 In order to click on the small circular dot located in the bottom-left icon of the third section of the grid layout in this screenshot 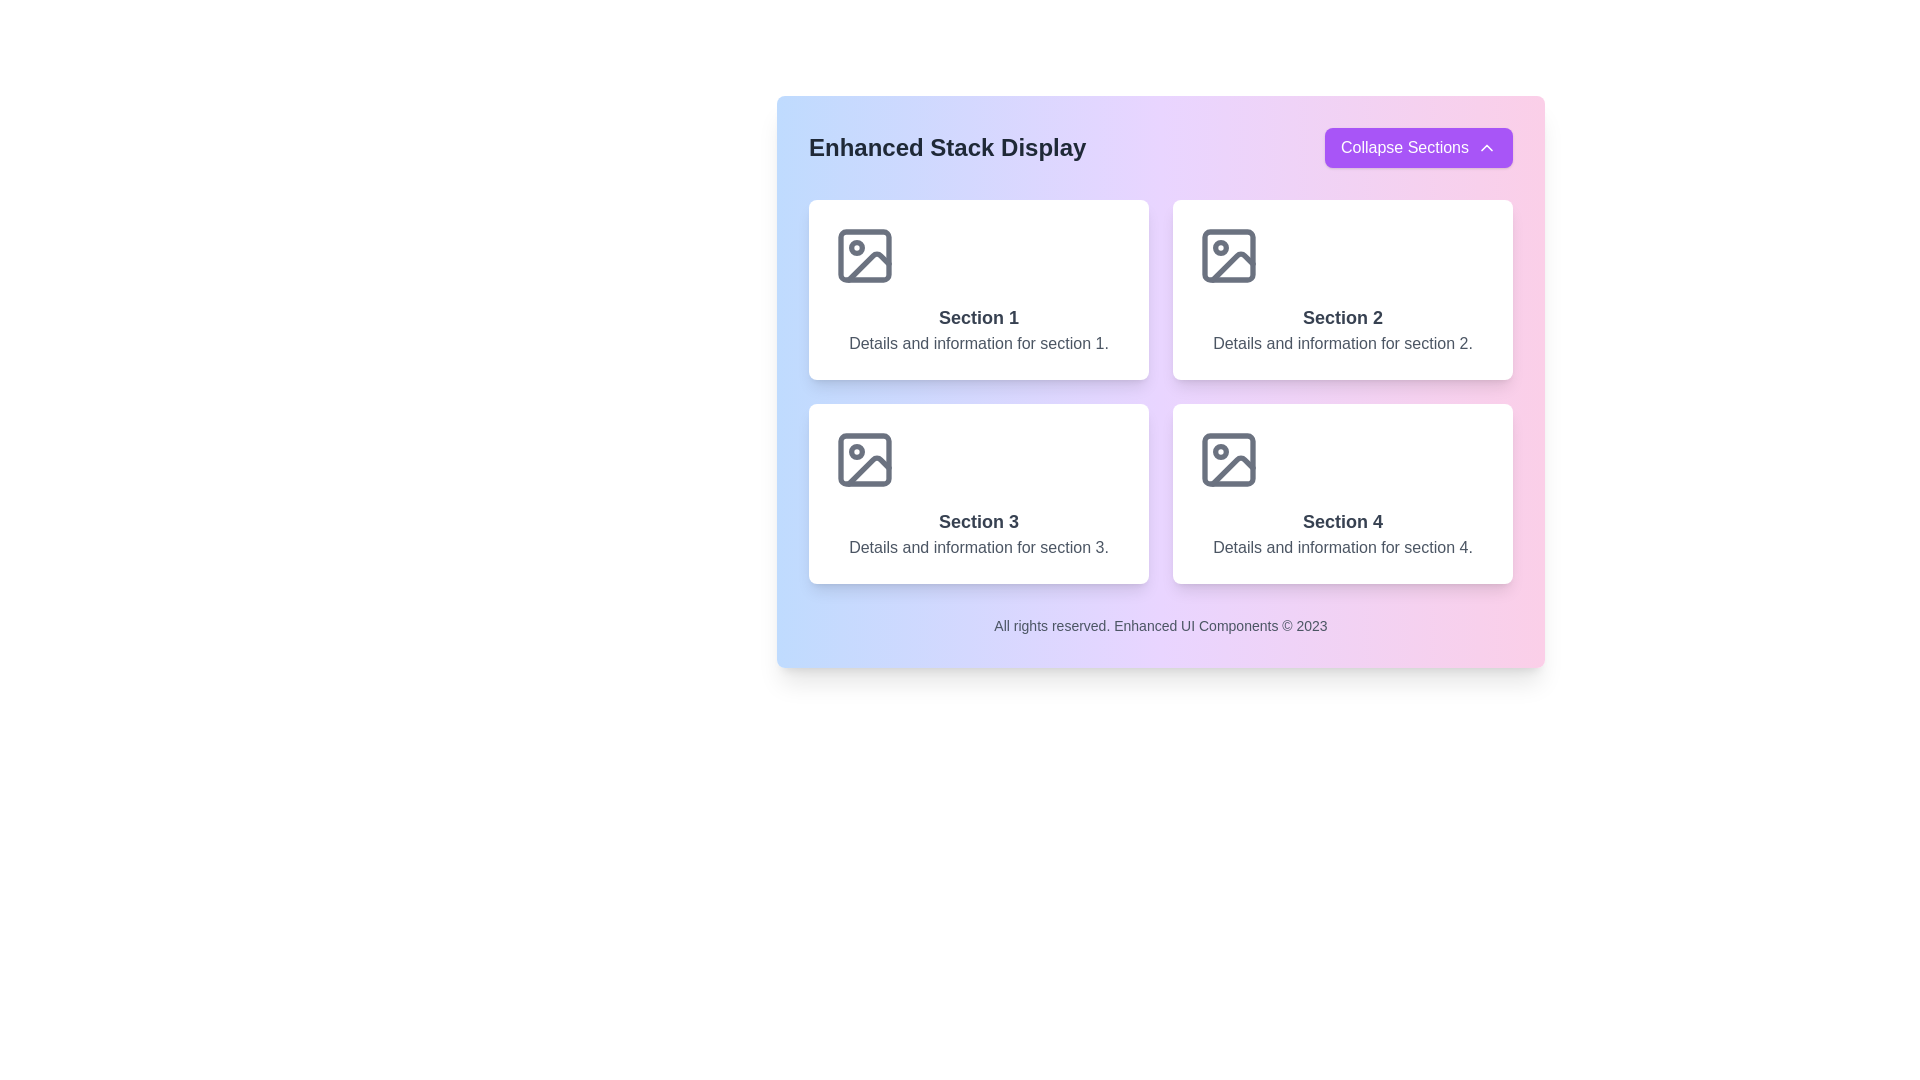, I will do `click(857, 451)`.